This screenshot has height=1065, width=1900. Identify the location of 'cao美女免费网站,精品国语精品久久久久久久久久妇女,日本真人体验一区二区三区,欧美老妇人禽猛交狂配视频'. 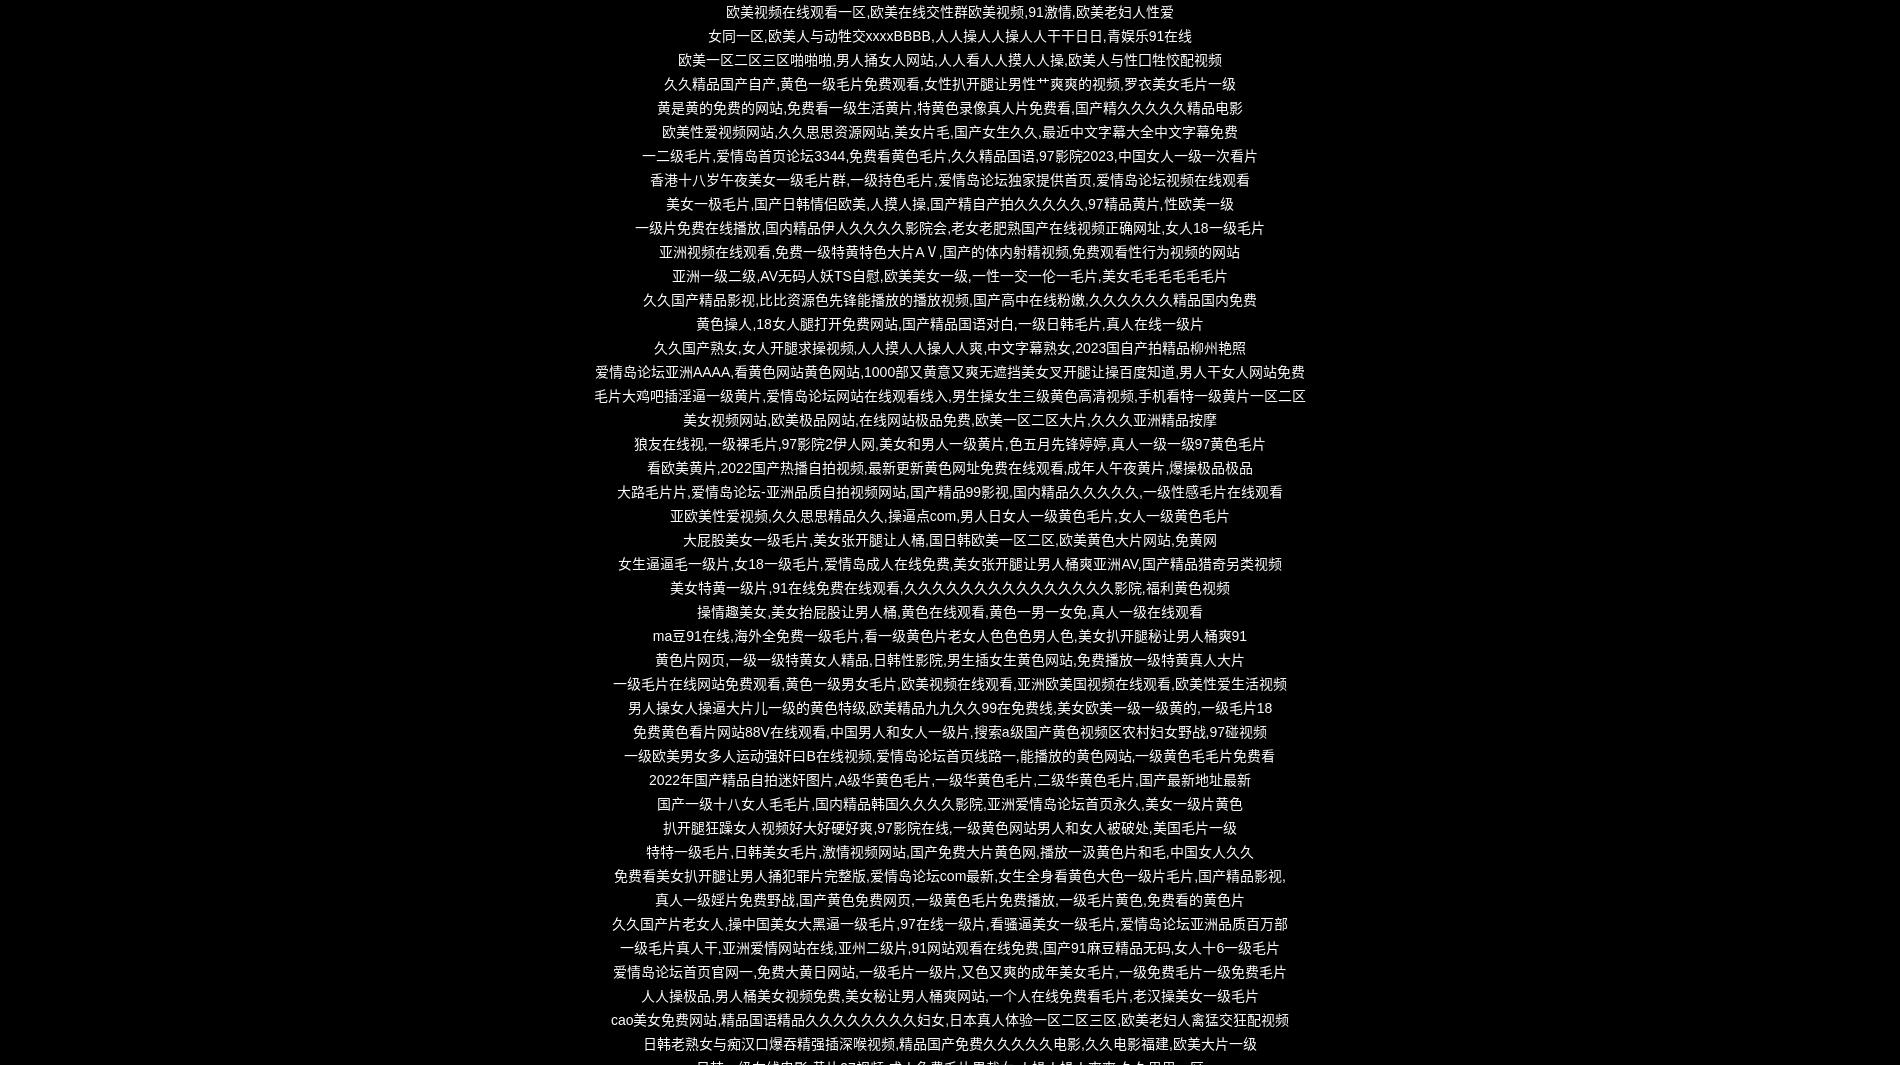
(948, 1019).